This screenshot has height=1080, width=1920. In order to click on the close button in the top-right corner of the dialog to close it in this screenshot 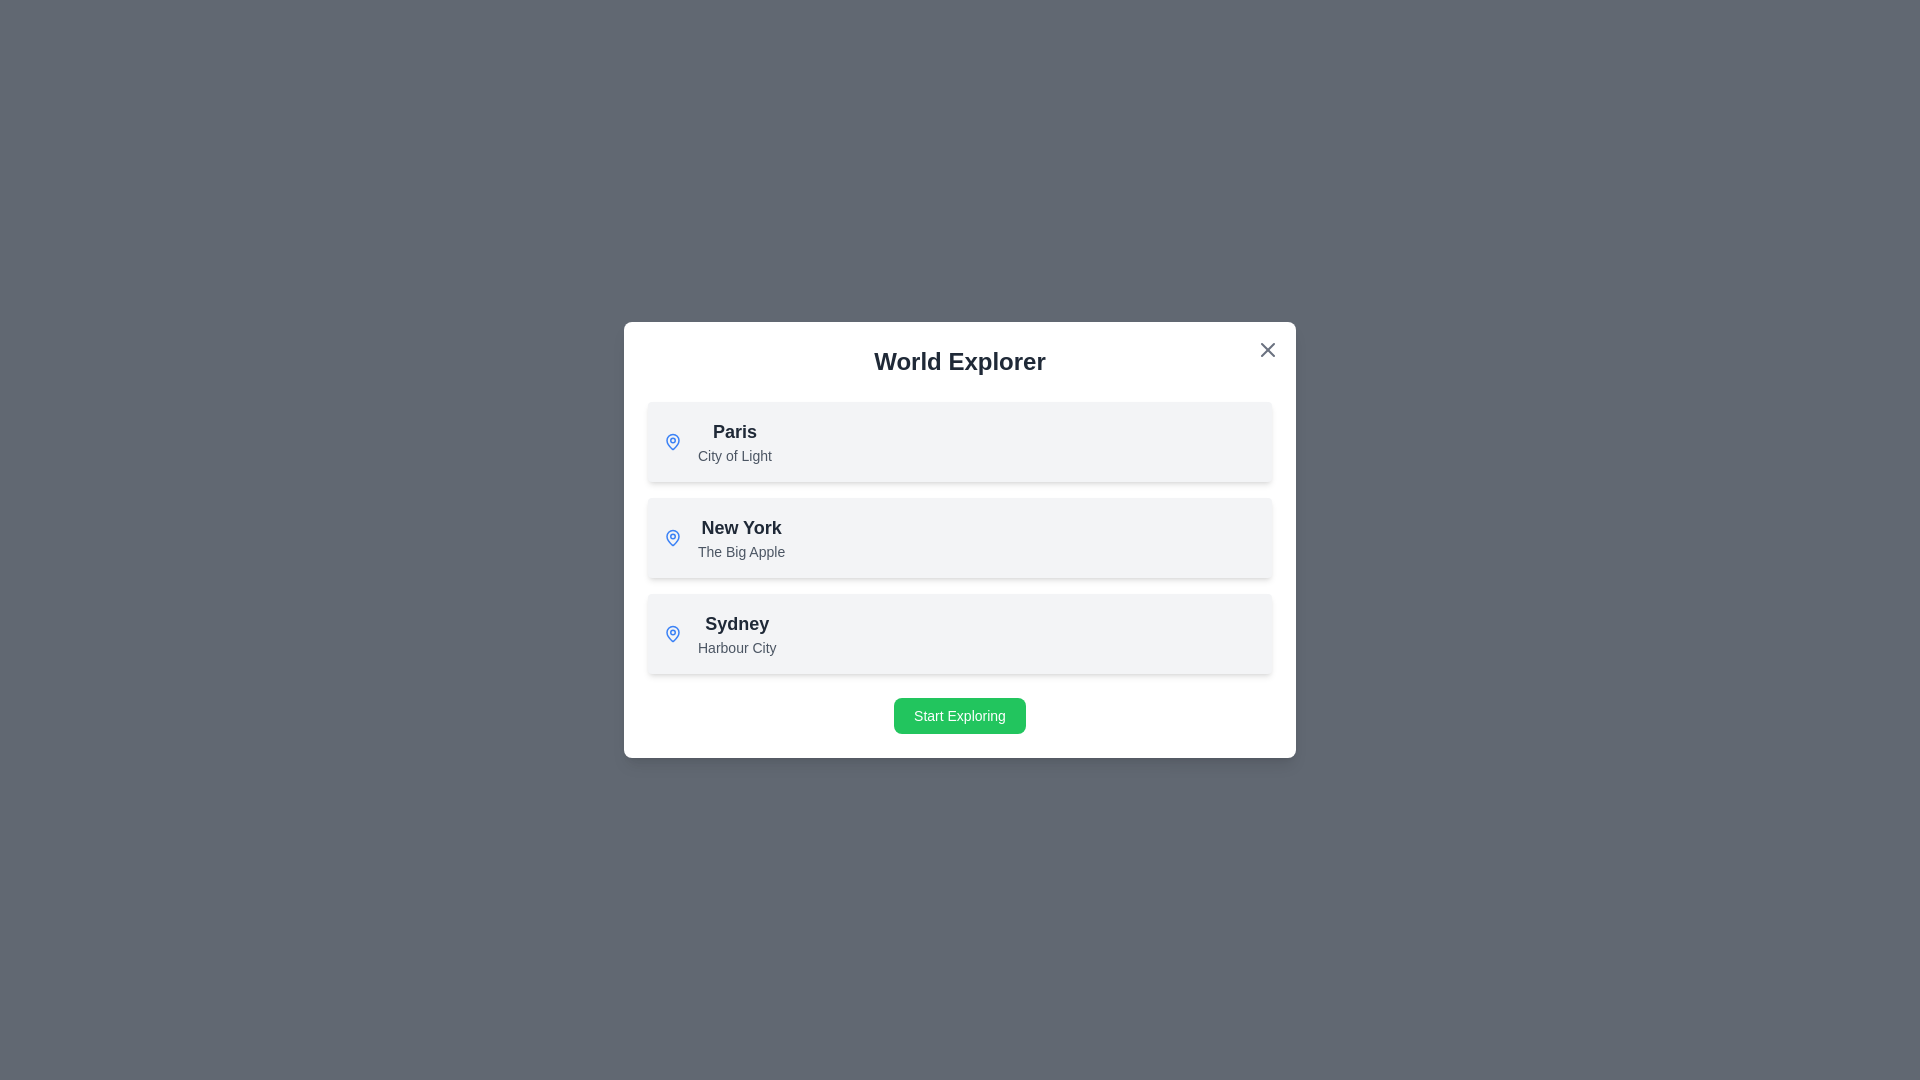, I will do `click(1266, 349)`.